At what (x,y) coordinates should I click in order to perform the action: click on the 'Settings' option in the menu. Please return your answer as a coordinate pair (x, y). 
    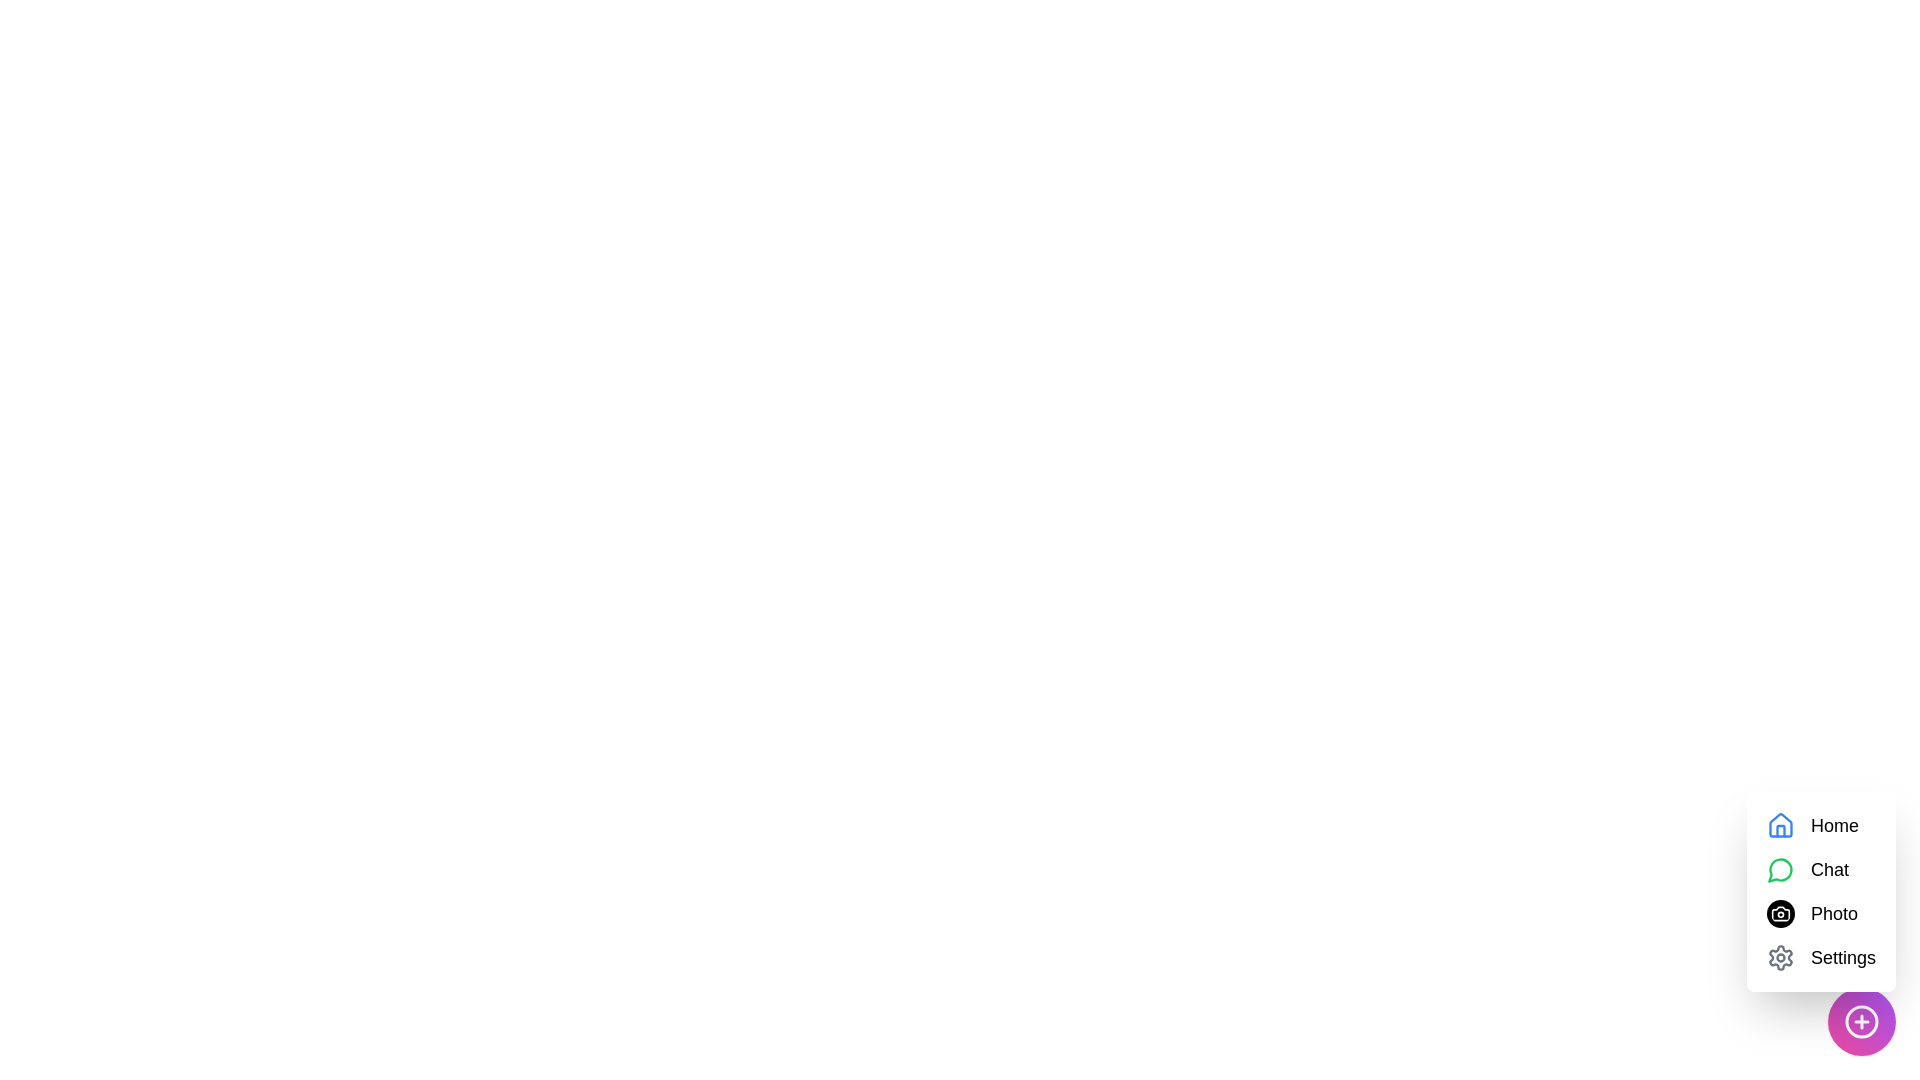
    Looking at the image, I should click on (1842, 956).